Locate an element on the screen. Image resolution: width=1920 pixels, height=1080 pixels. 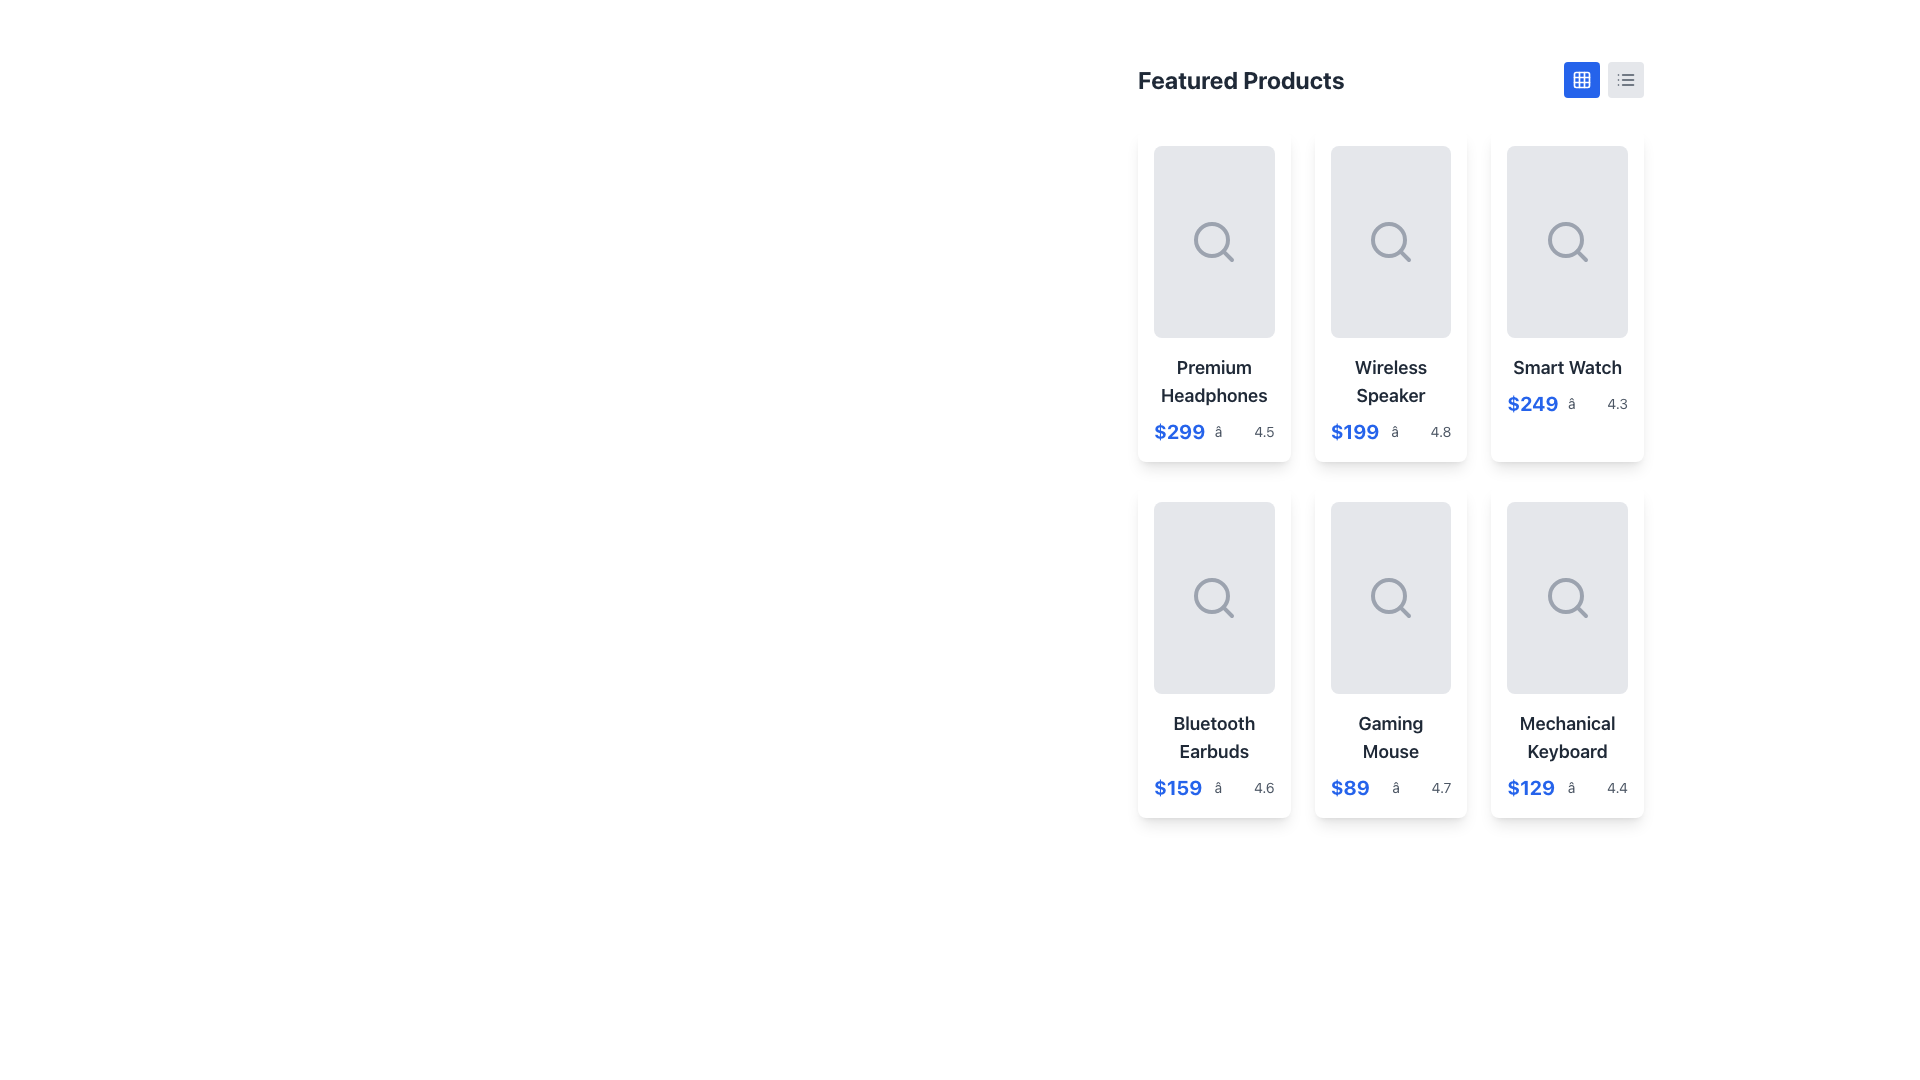
the Rating display located in the second row of product cards under the 'Smart Watch' item, positioned to the right of the price '$249' is located at coordinates (1597, 404).